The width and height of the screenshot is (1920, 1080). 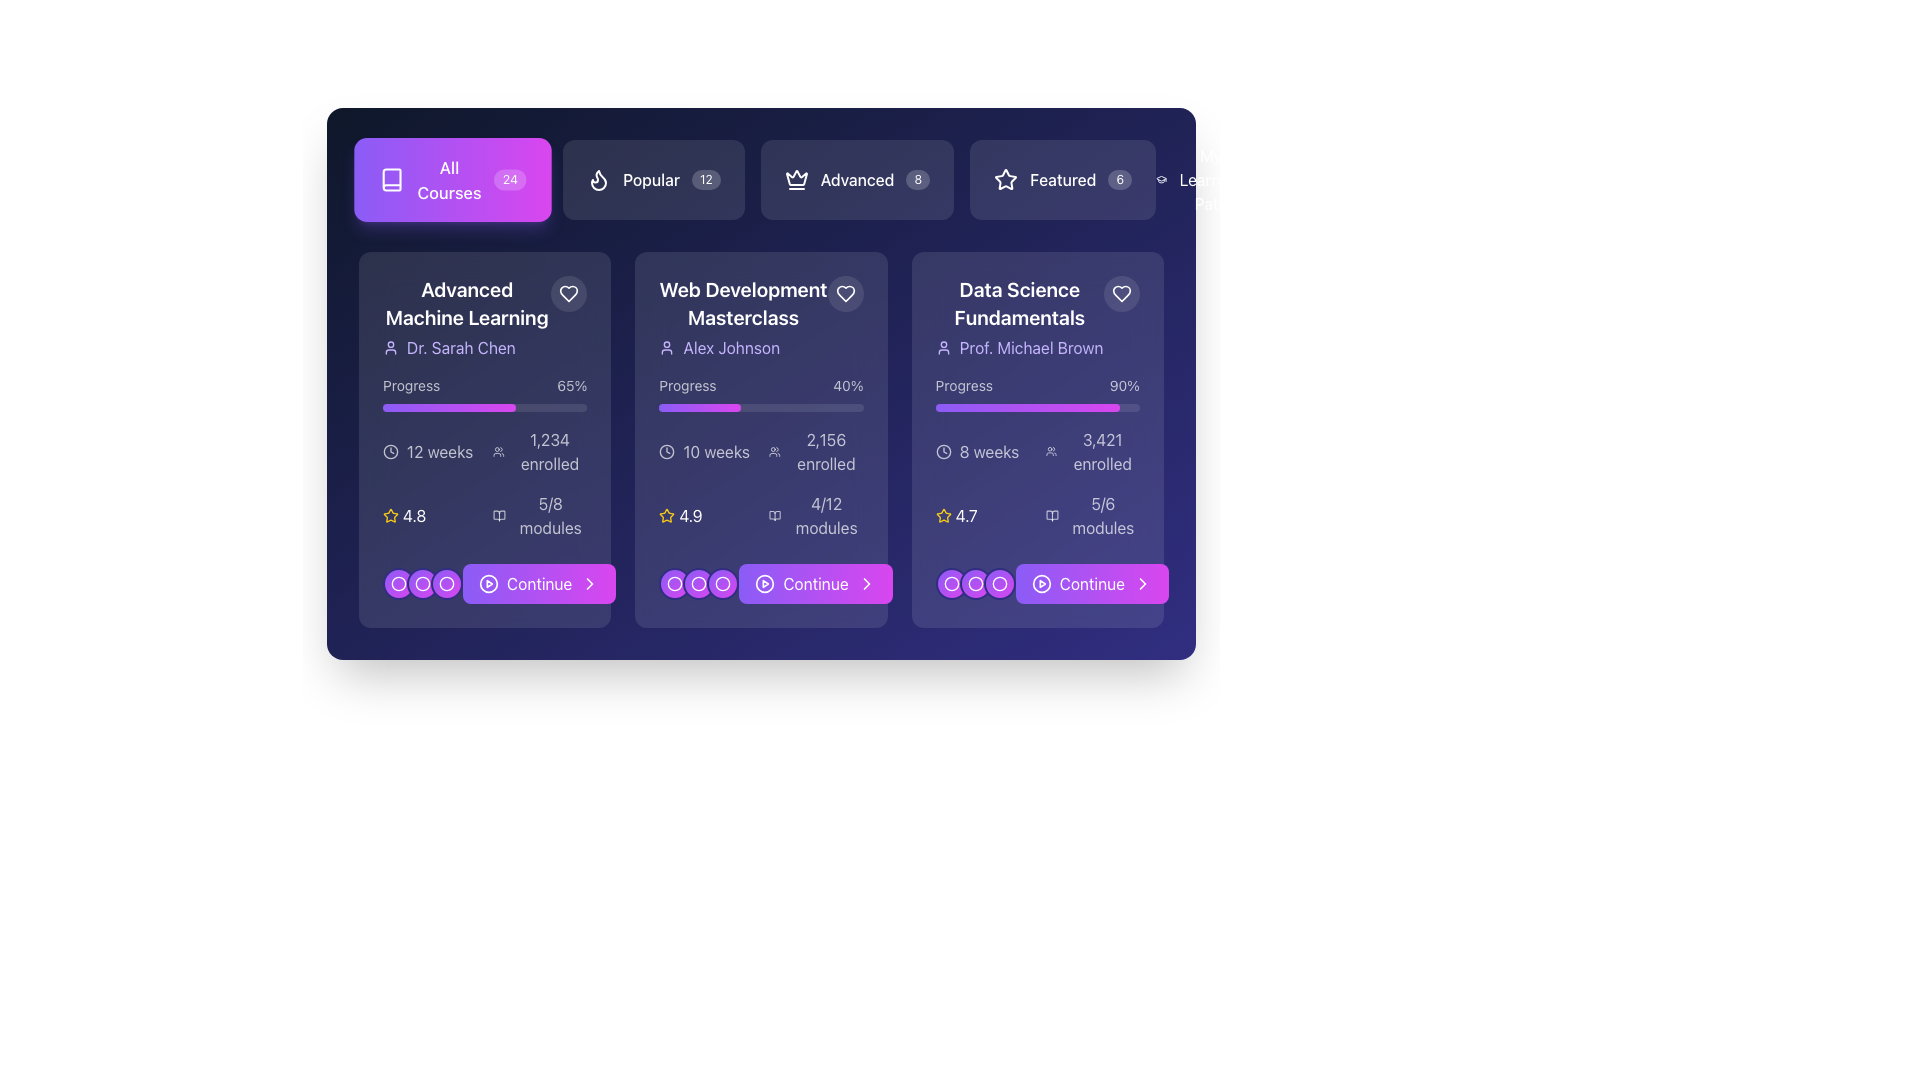 I want to click on the book icon representing the educational context of the 'Web Development Masterclass' course located at the top-left corner of the course details card, adjacent to '4/12 modules.', so click(x=774, y=515).